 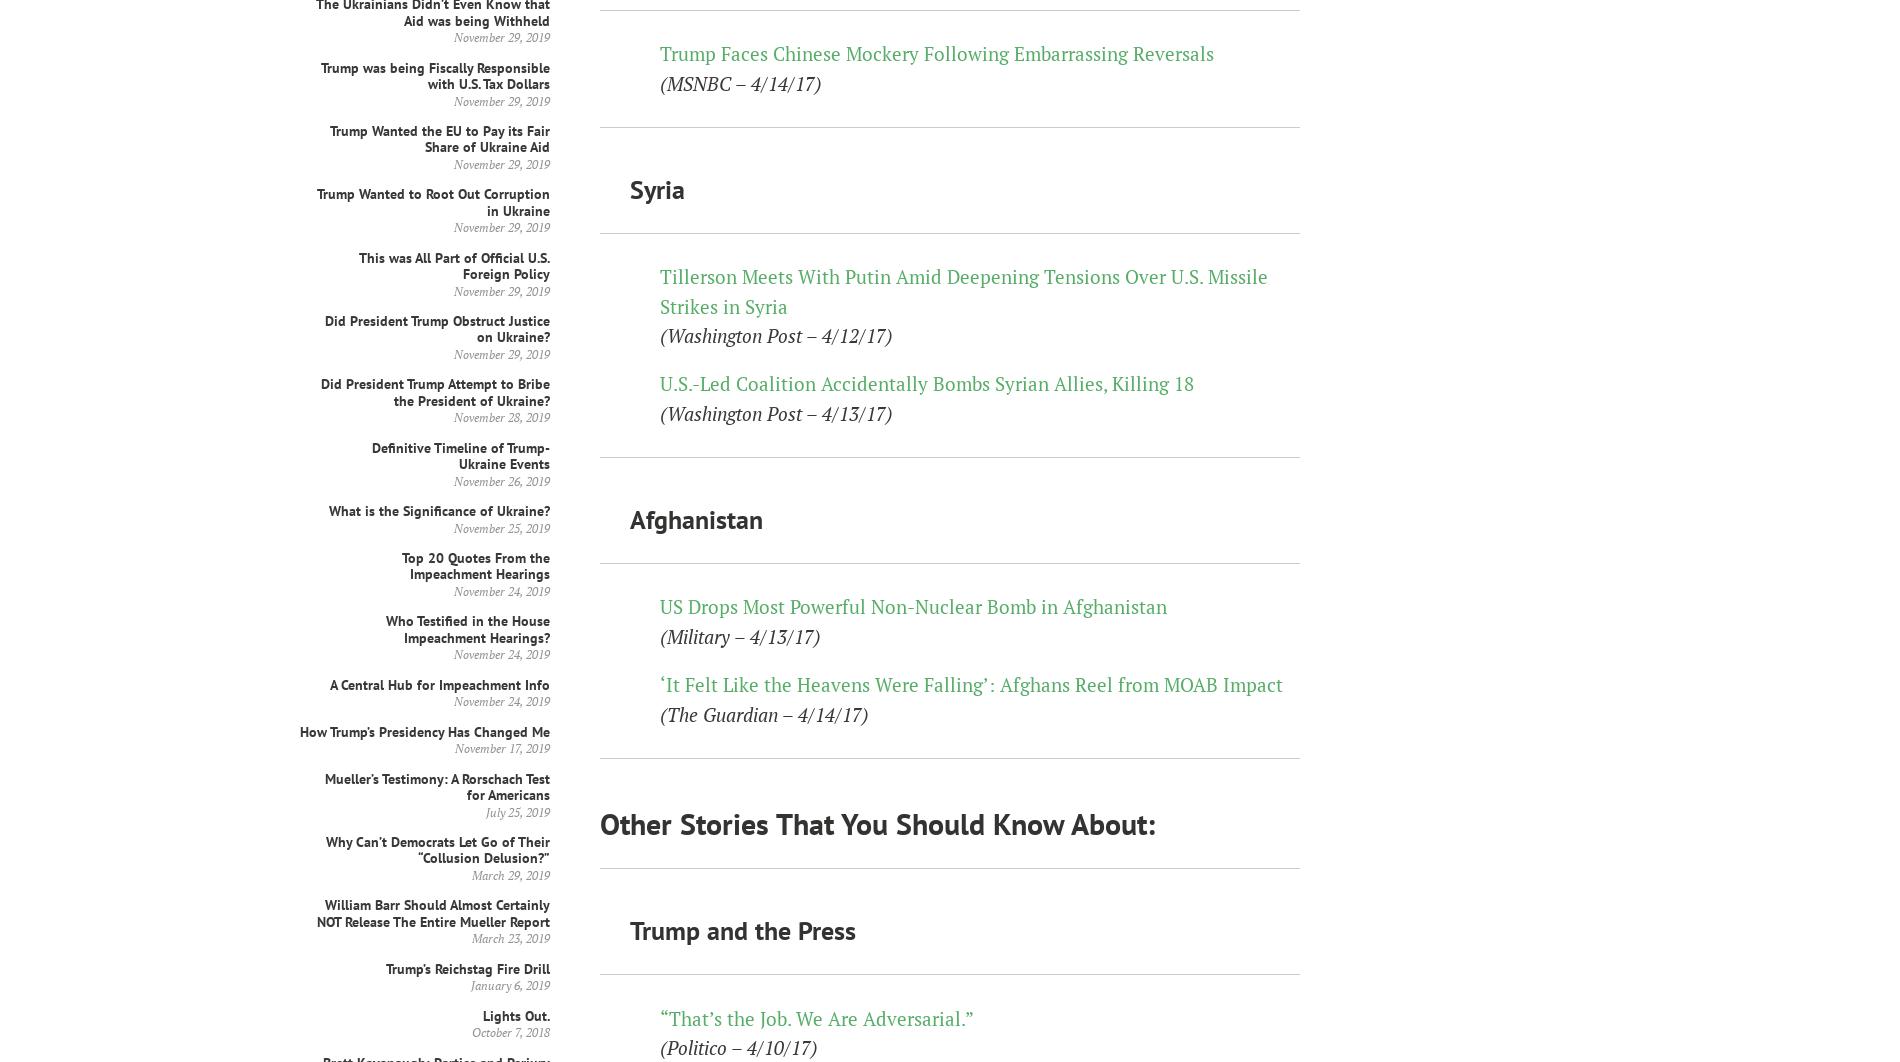 What do you see at coordinates (324, 785) in the screenshot?
I see `'Mueller’s Testimony: A Rorschach Test for Americans'` at bounding box center [324, 785].